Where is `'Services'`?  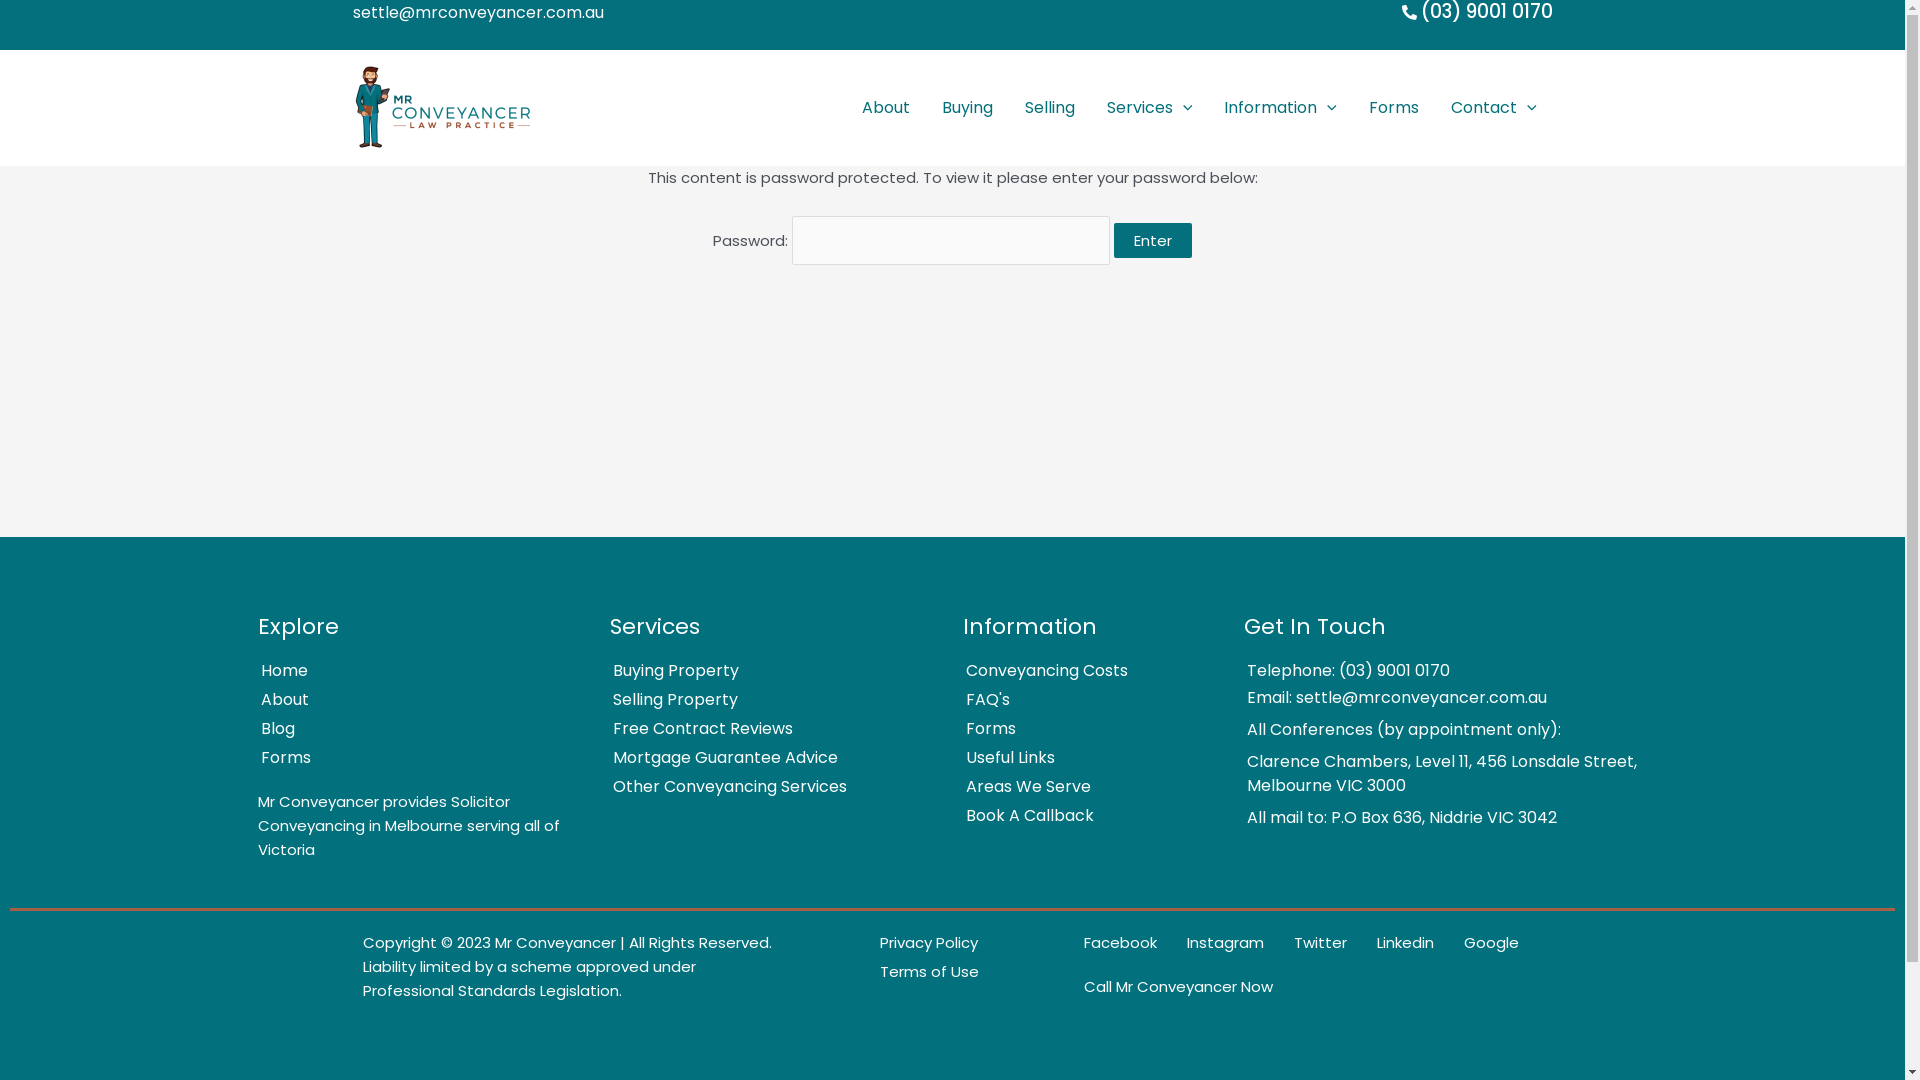 'Services' is located at coordinates (1089, 108).